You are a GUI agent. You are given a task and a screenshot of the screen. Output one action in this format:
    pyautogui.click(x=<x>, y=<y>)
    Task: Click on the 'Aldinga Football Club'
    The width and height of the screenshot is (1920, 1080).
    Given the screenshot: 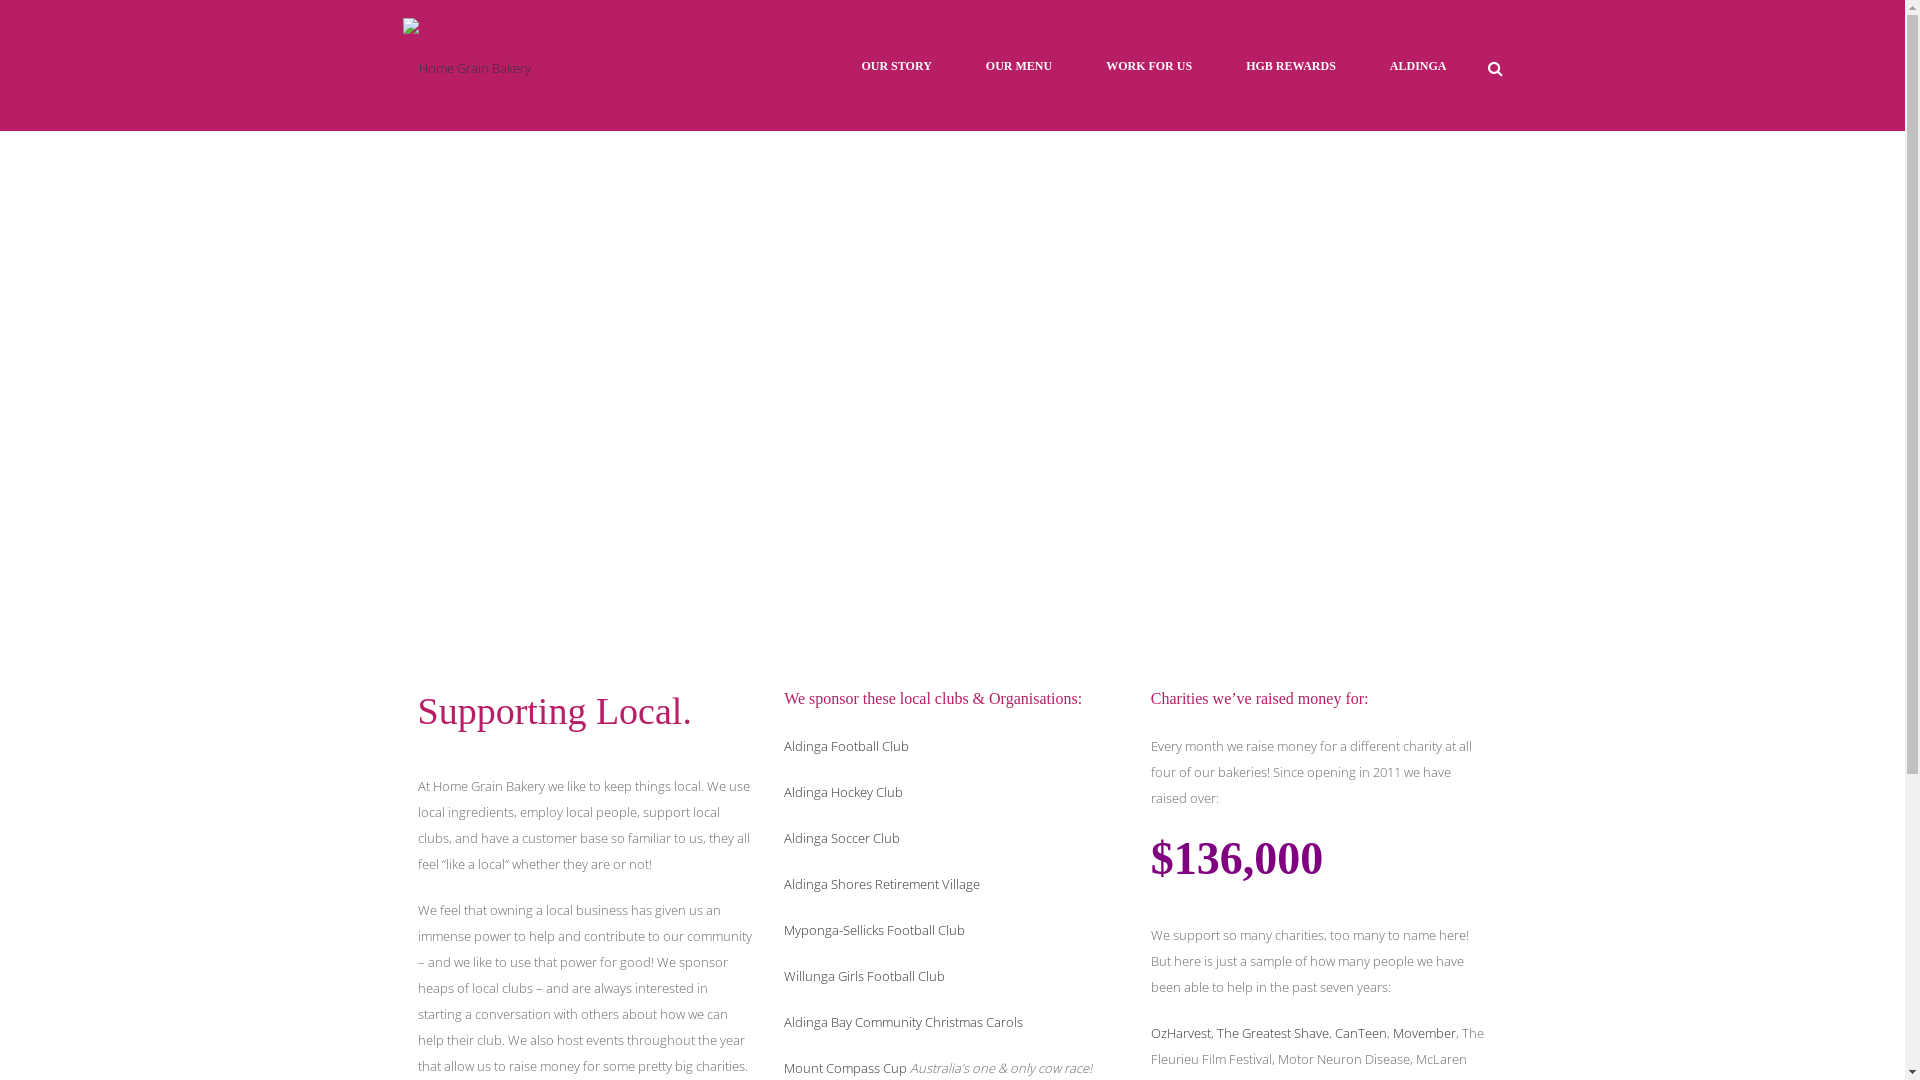 What is the action you would take?
    pyautogui.click(x=846, y=745)
    